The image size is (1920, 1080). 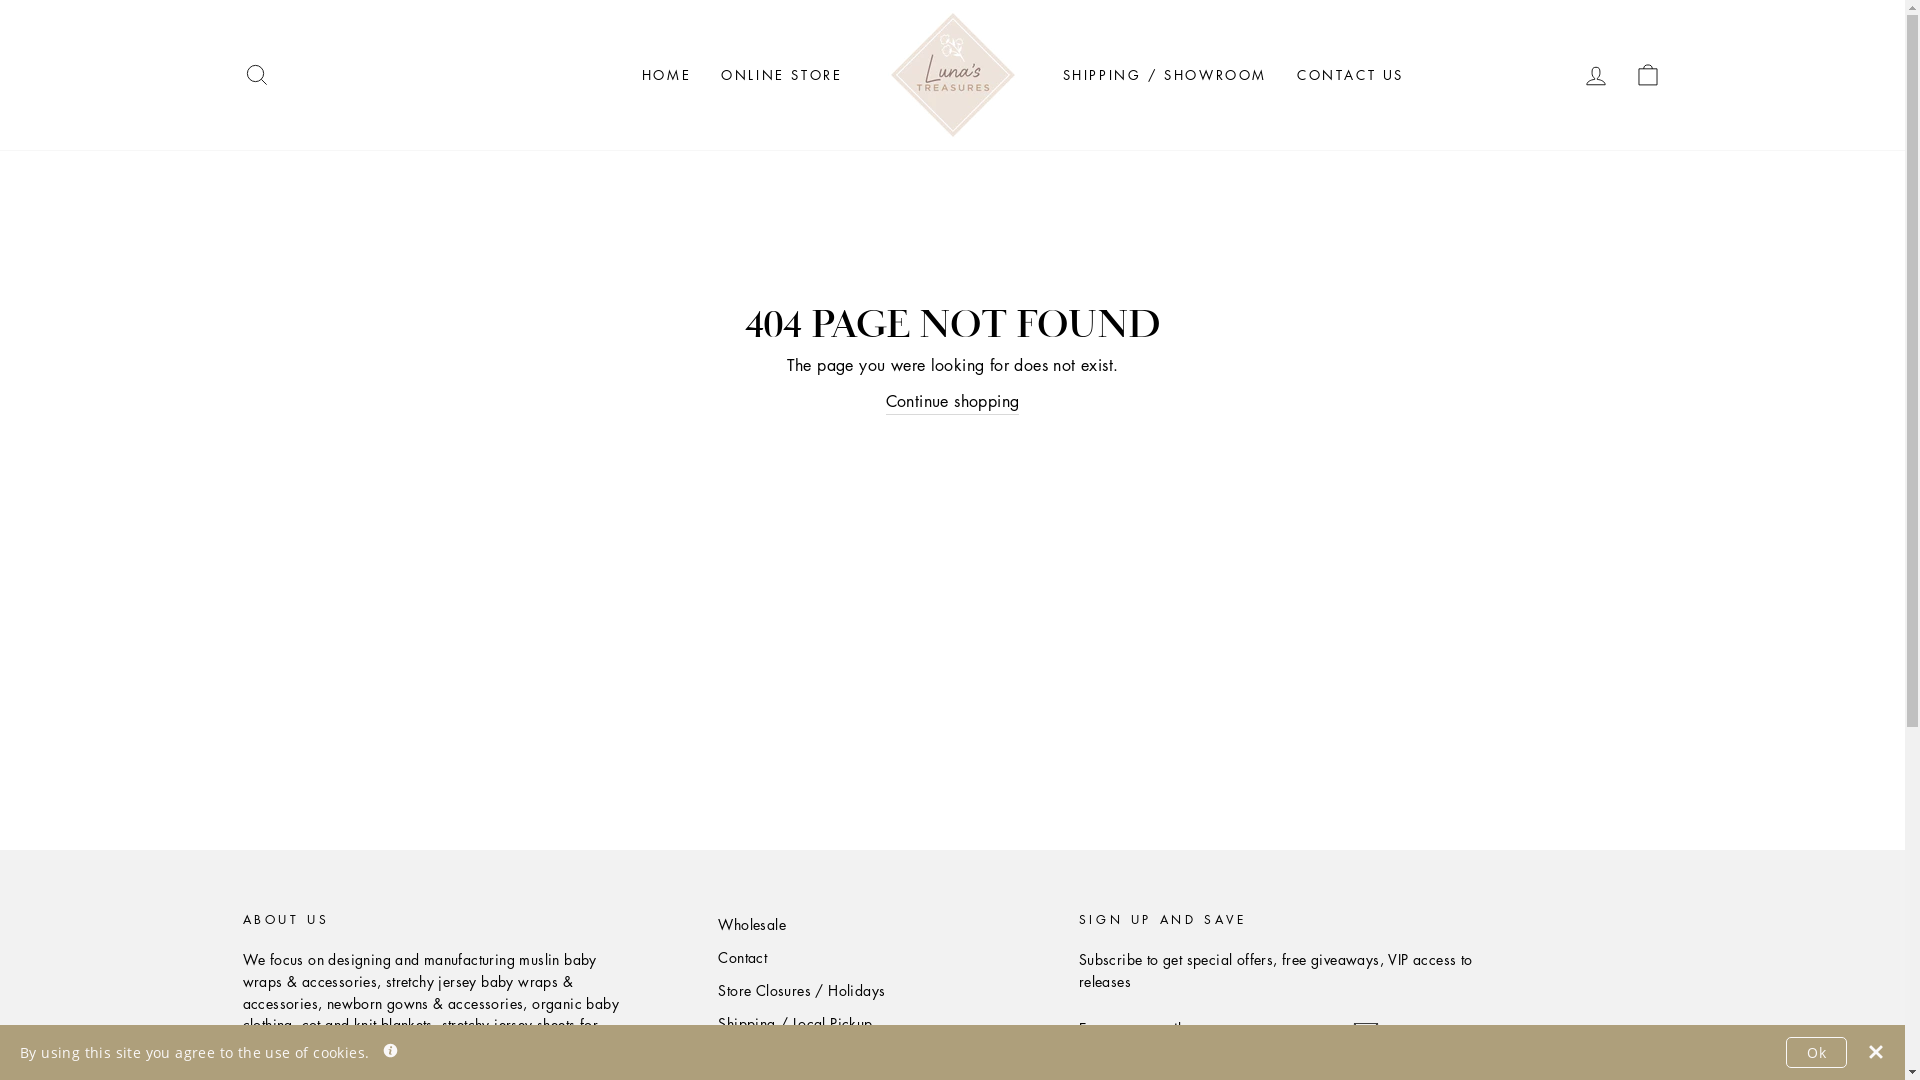 What do you see at coordinates (1595, 74) in the screenshot?
I see `'LOG IN'` at bounding box center [1595, 74].